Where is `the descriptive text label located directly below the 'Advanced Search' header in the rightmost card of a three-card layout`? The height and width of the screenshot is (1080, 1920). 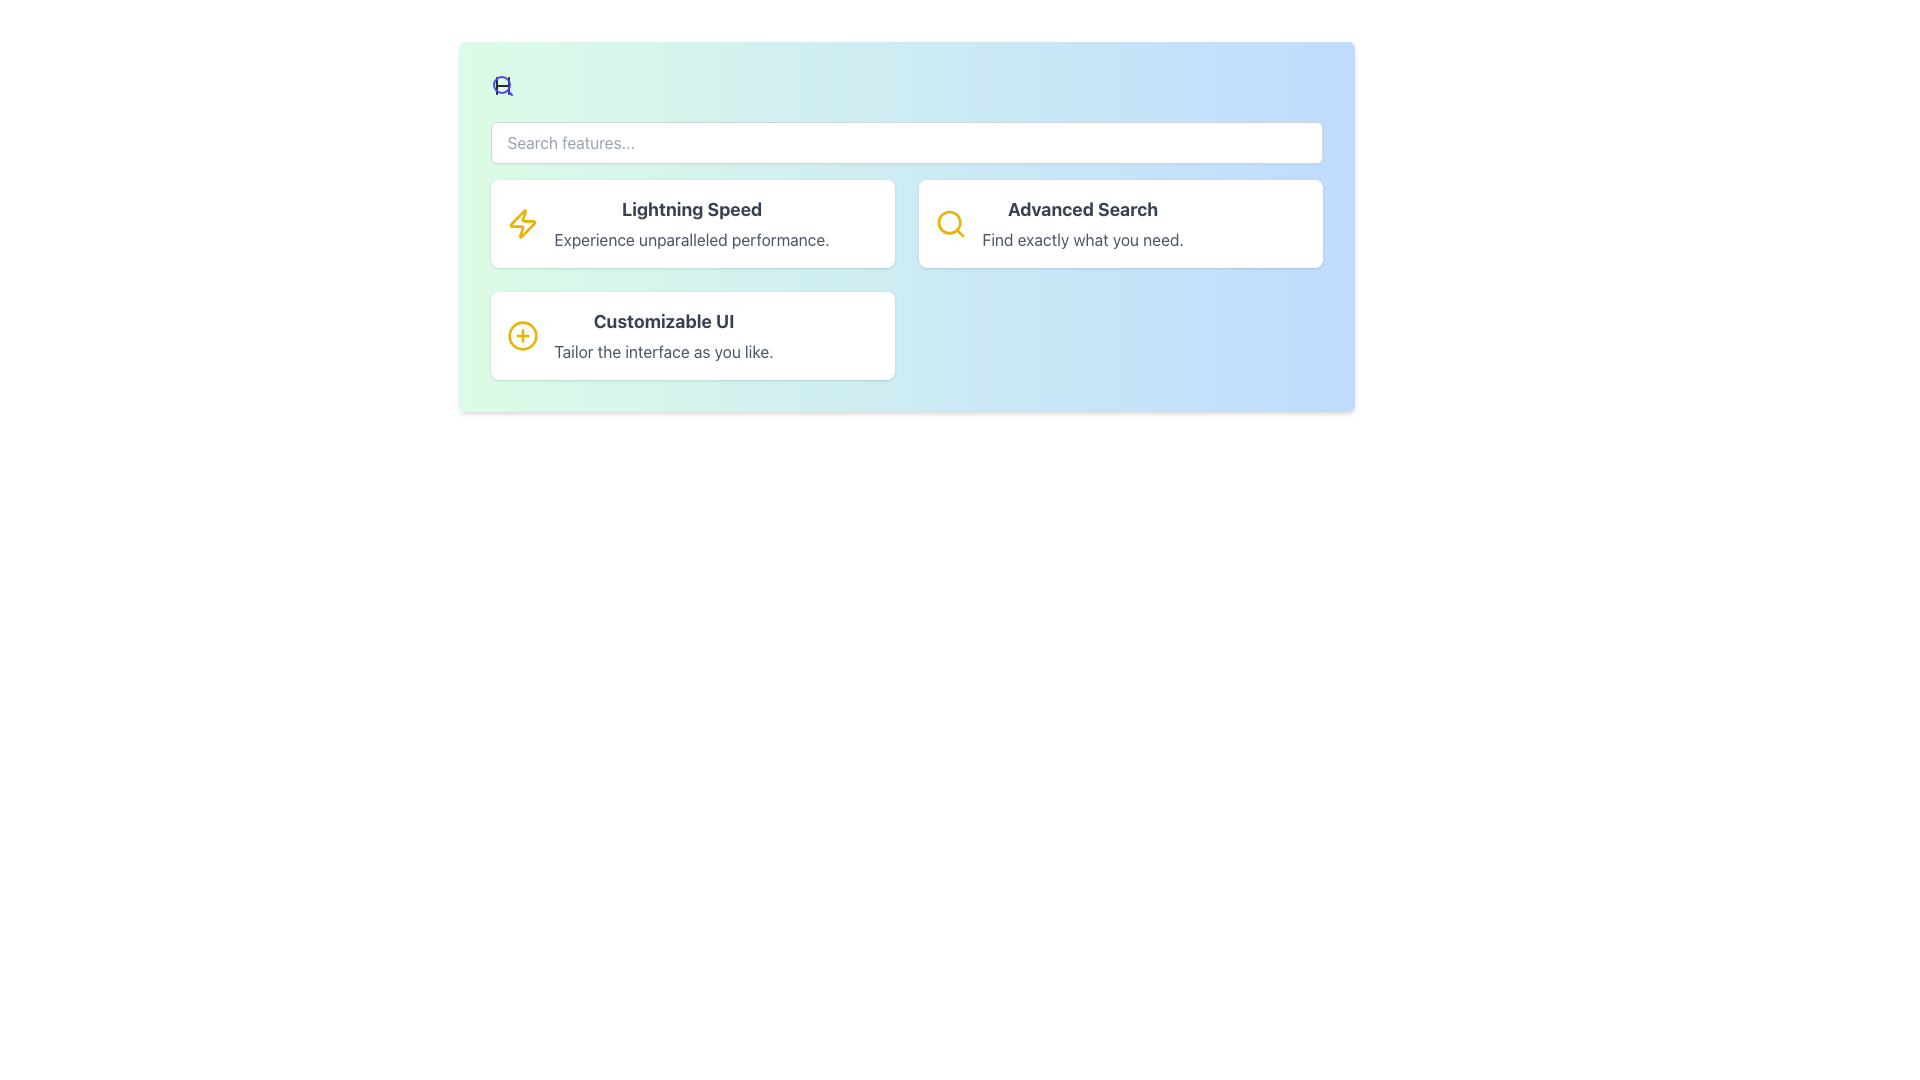
the descriptive text label located directly below the 'Advanced Search' header in the rightmost card of a three-card layout is located at coordinates (1082, 238).